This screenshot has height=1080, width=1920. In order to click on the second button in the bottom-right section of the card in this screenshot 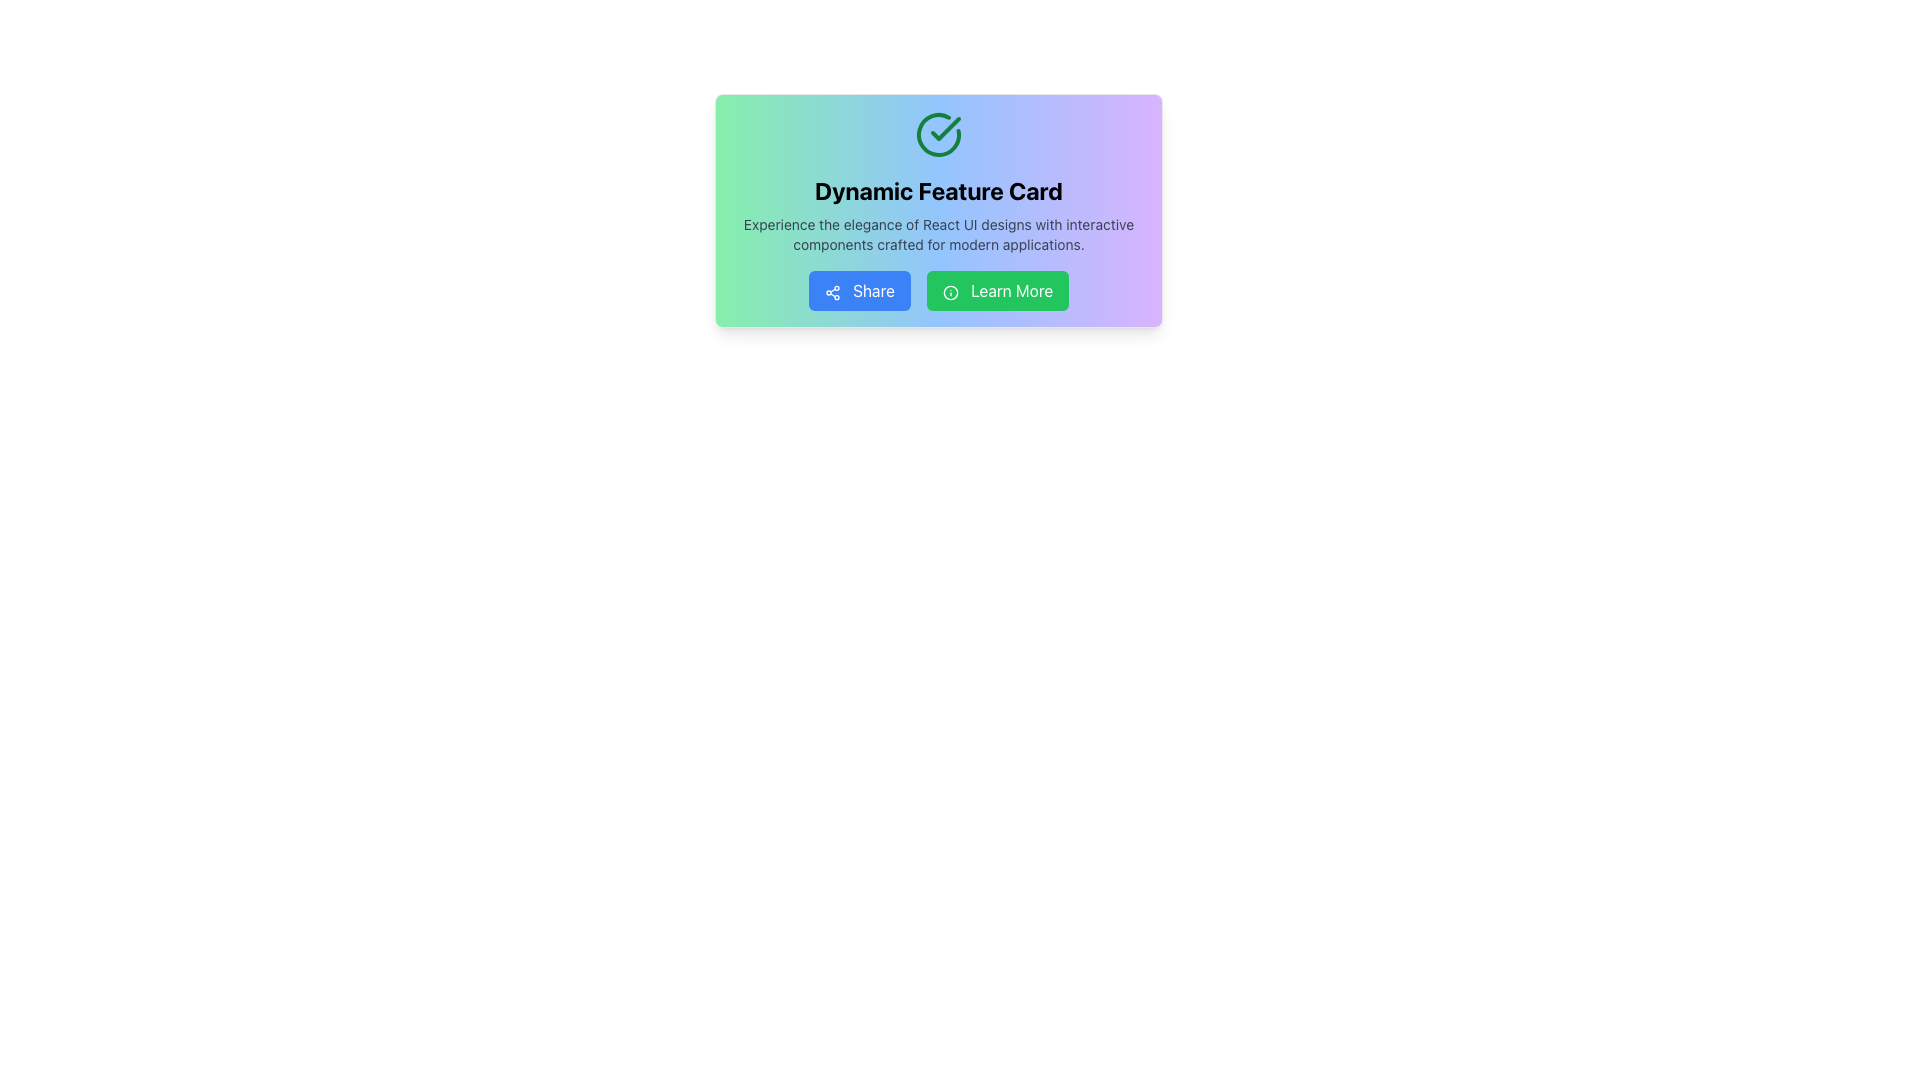, I will do `click(998, 290)`.